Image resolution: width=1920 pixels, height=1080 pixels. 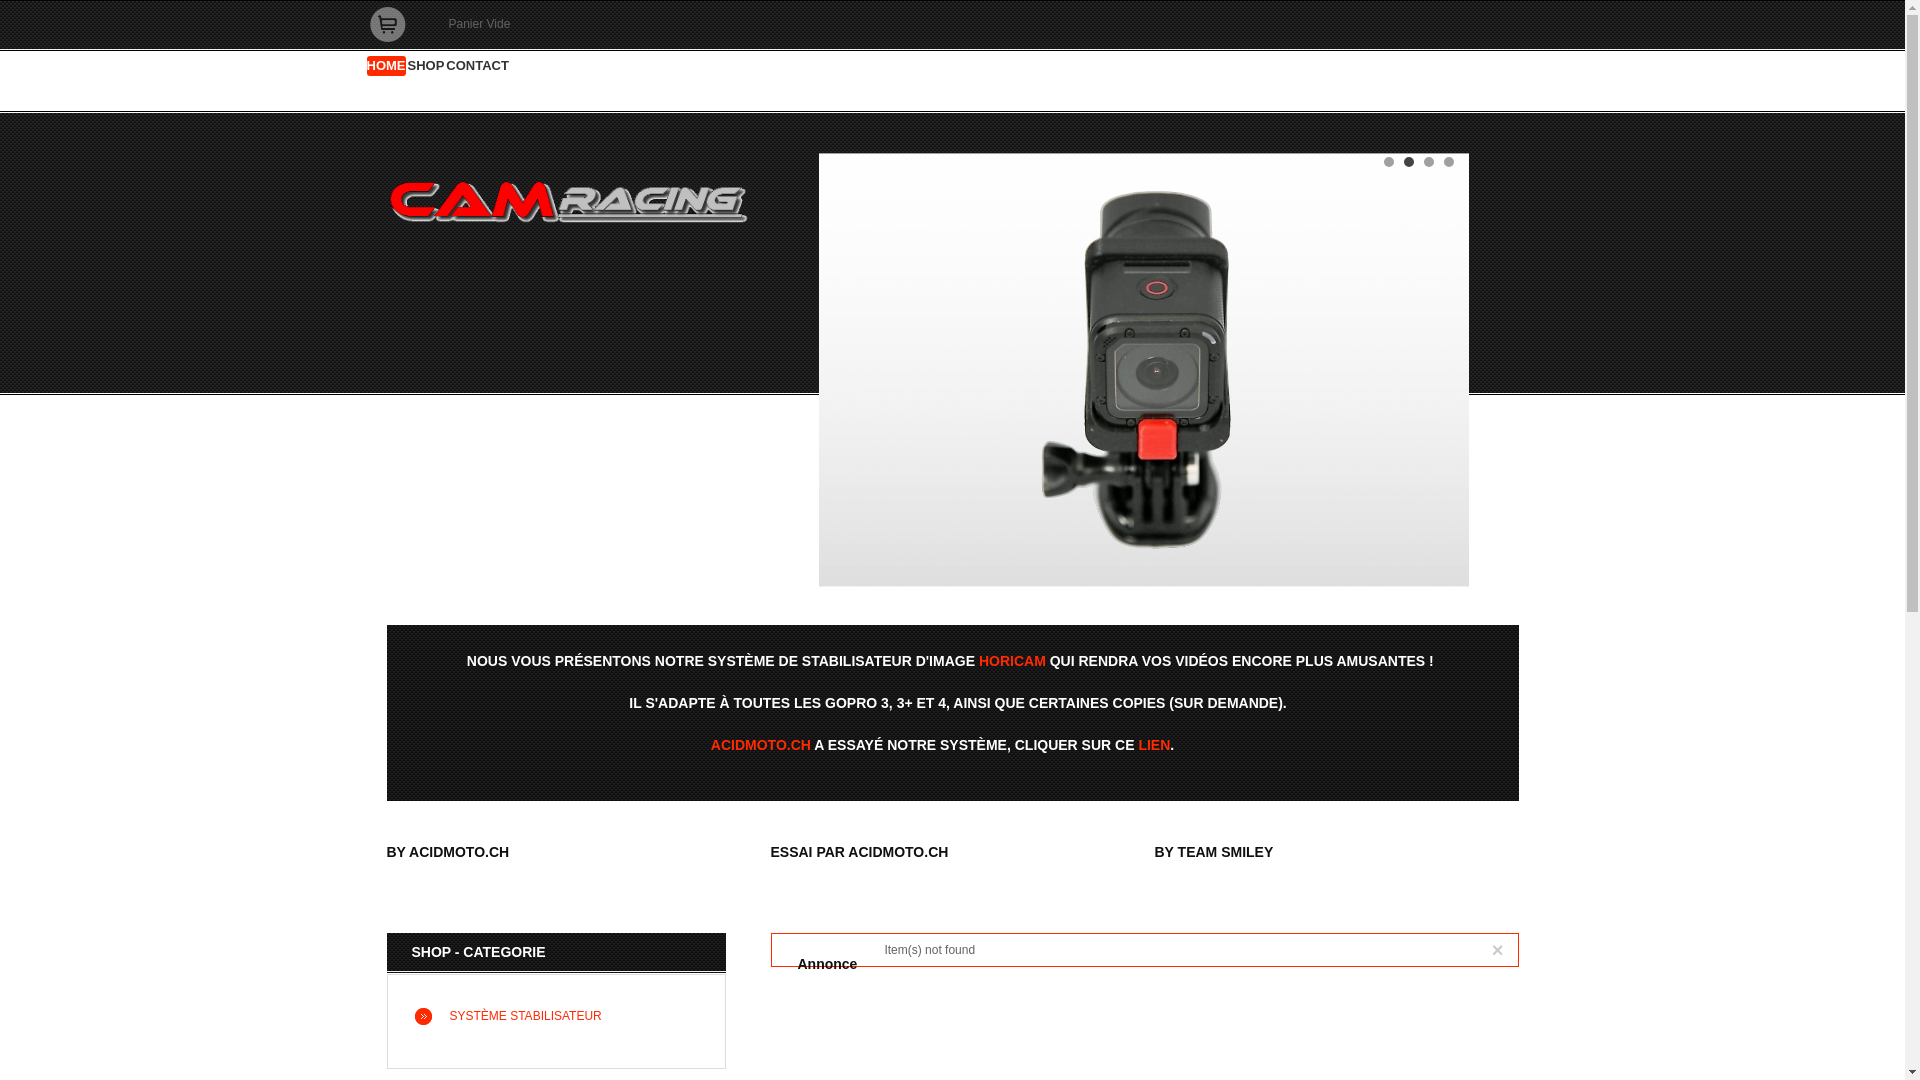 I want to click on 'SHOP', so click(x=407, y=64).